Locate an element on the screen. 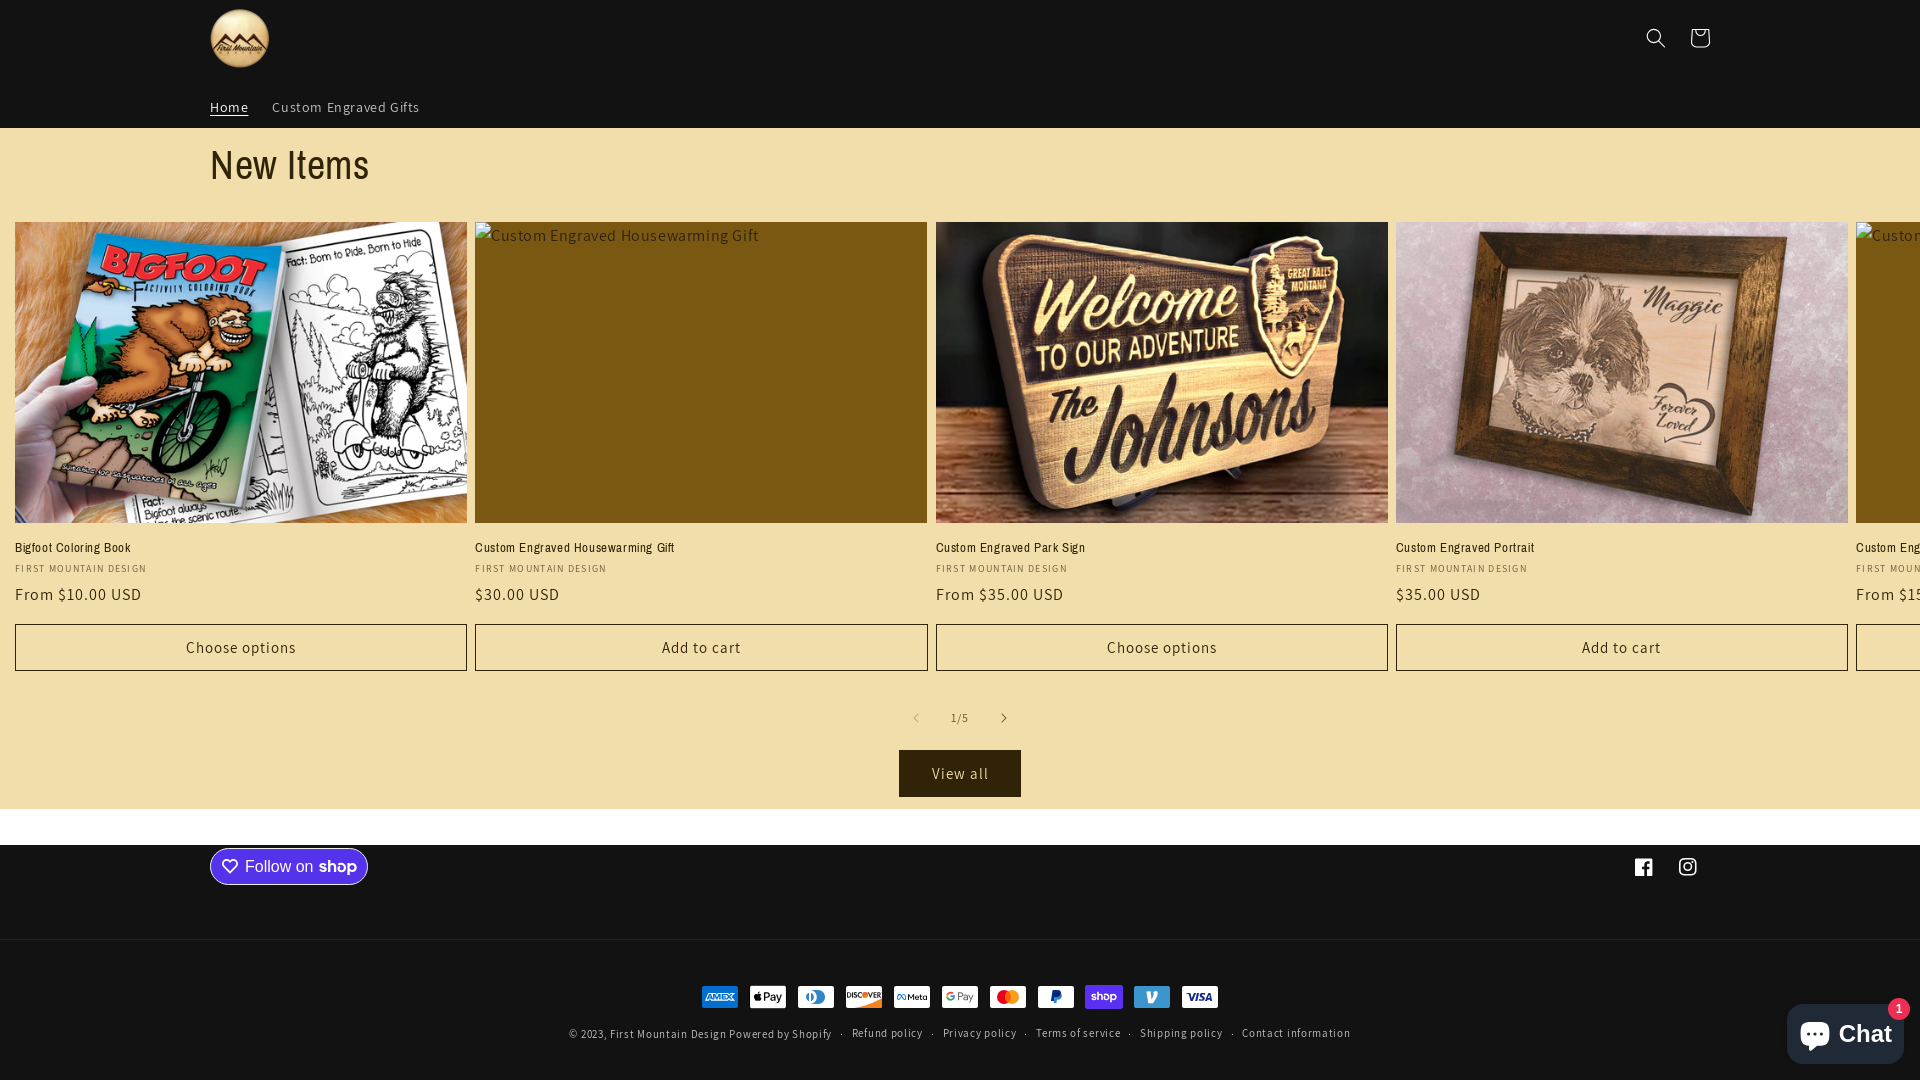 Image resolution: width=1920 pixels, height=1080 pixels. 'Shipping policy' is located at coordinates (1181, 1033).